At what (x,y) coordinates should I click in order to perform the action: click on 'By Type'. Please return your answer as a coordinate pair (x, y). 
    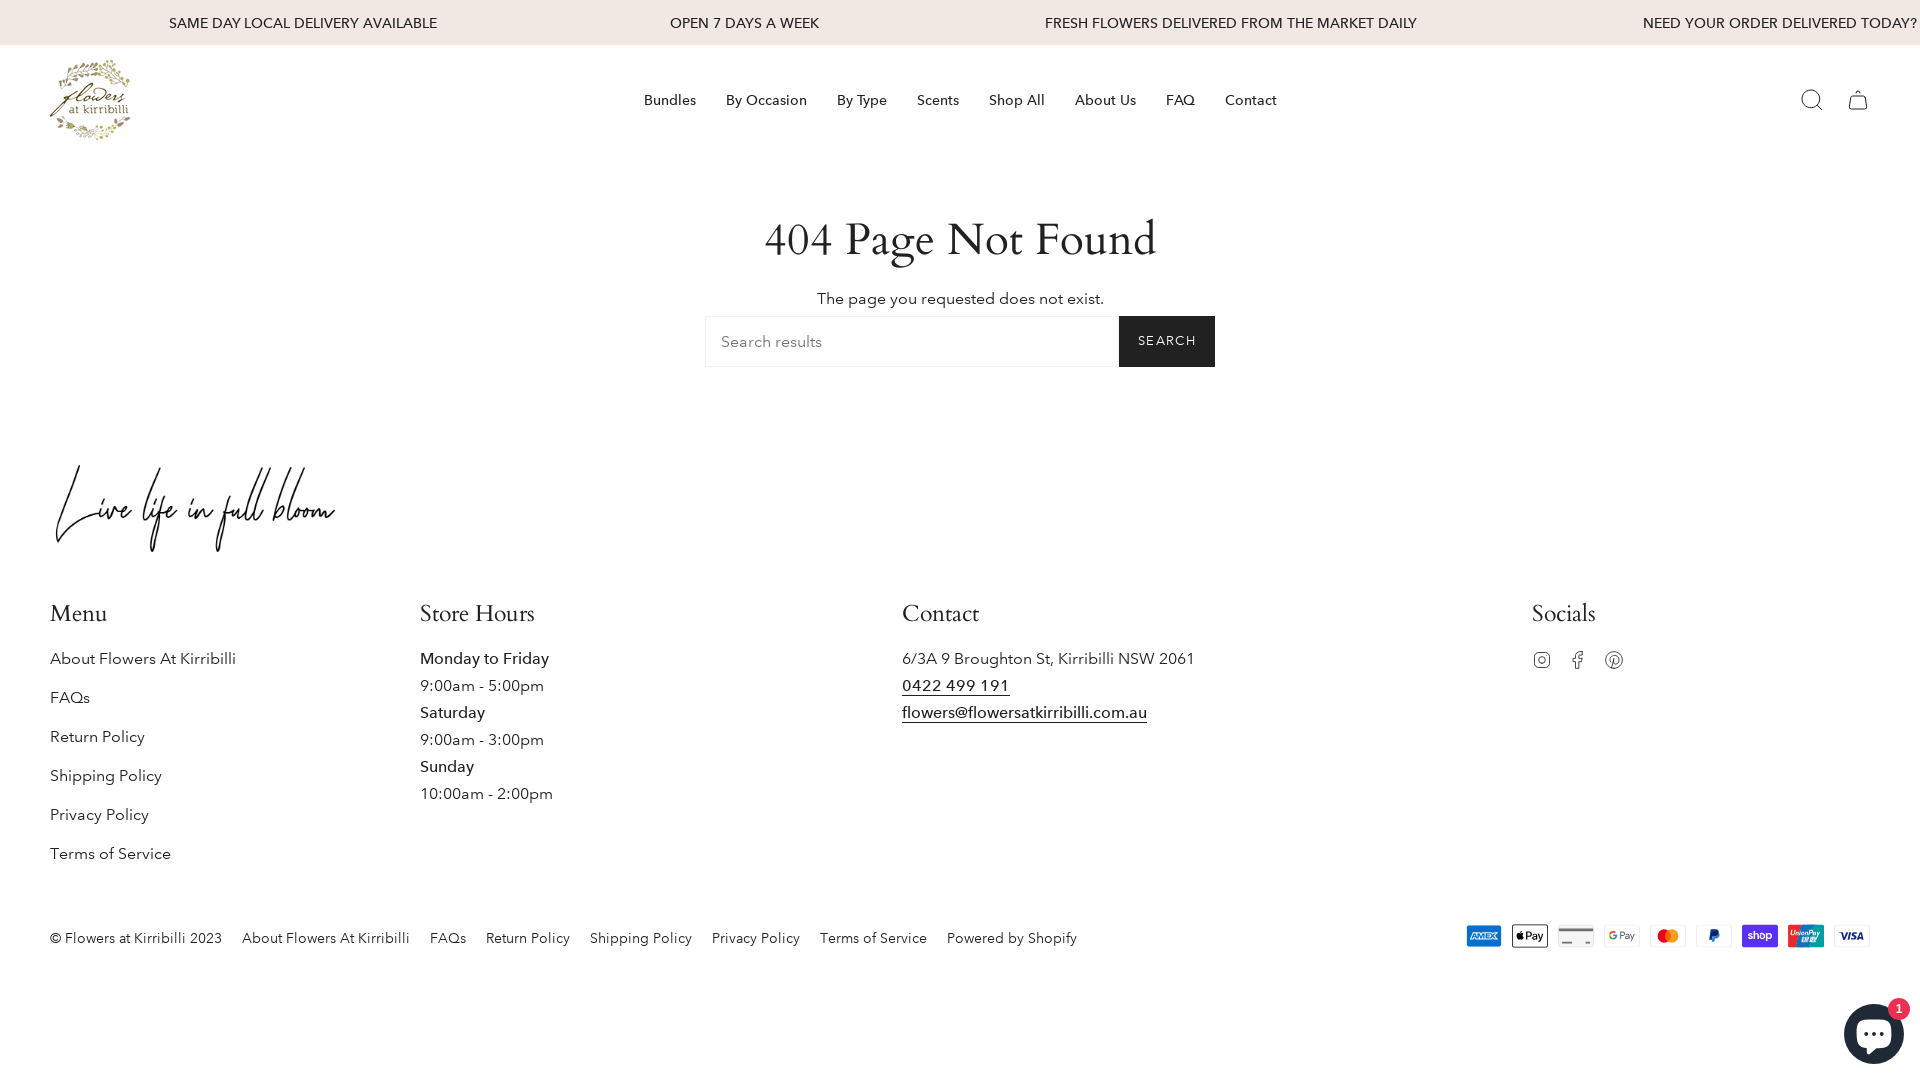
    Looking at the image, I should click on (862, 100).